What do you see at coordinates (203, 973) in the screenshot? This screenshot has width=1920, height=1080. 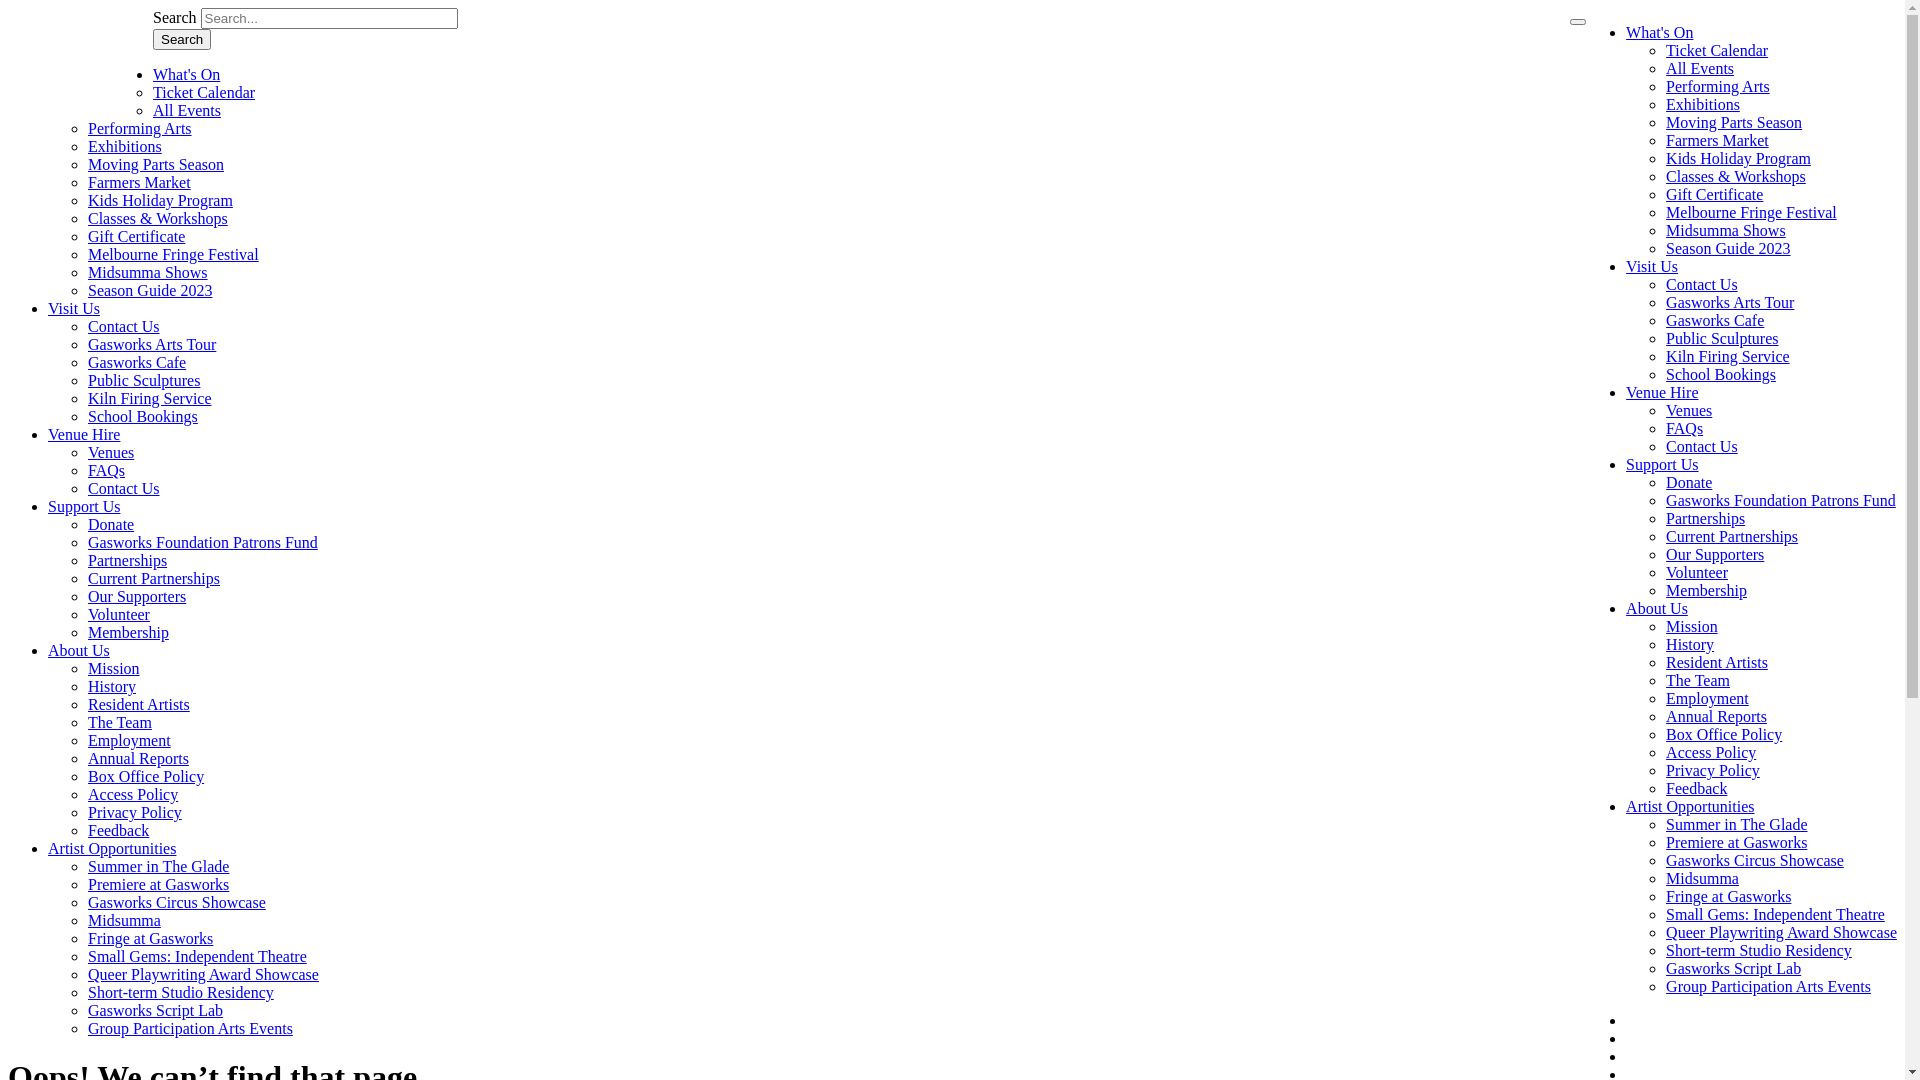 I see `'Queer Playwriting Award Showcase'` at bounding box center [203, 973].